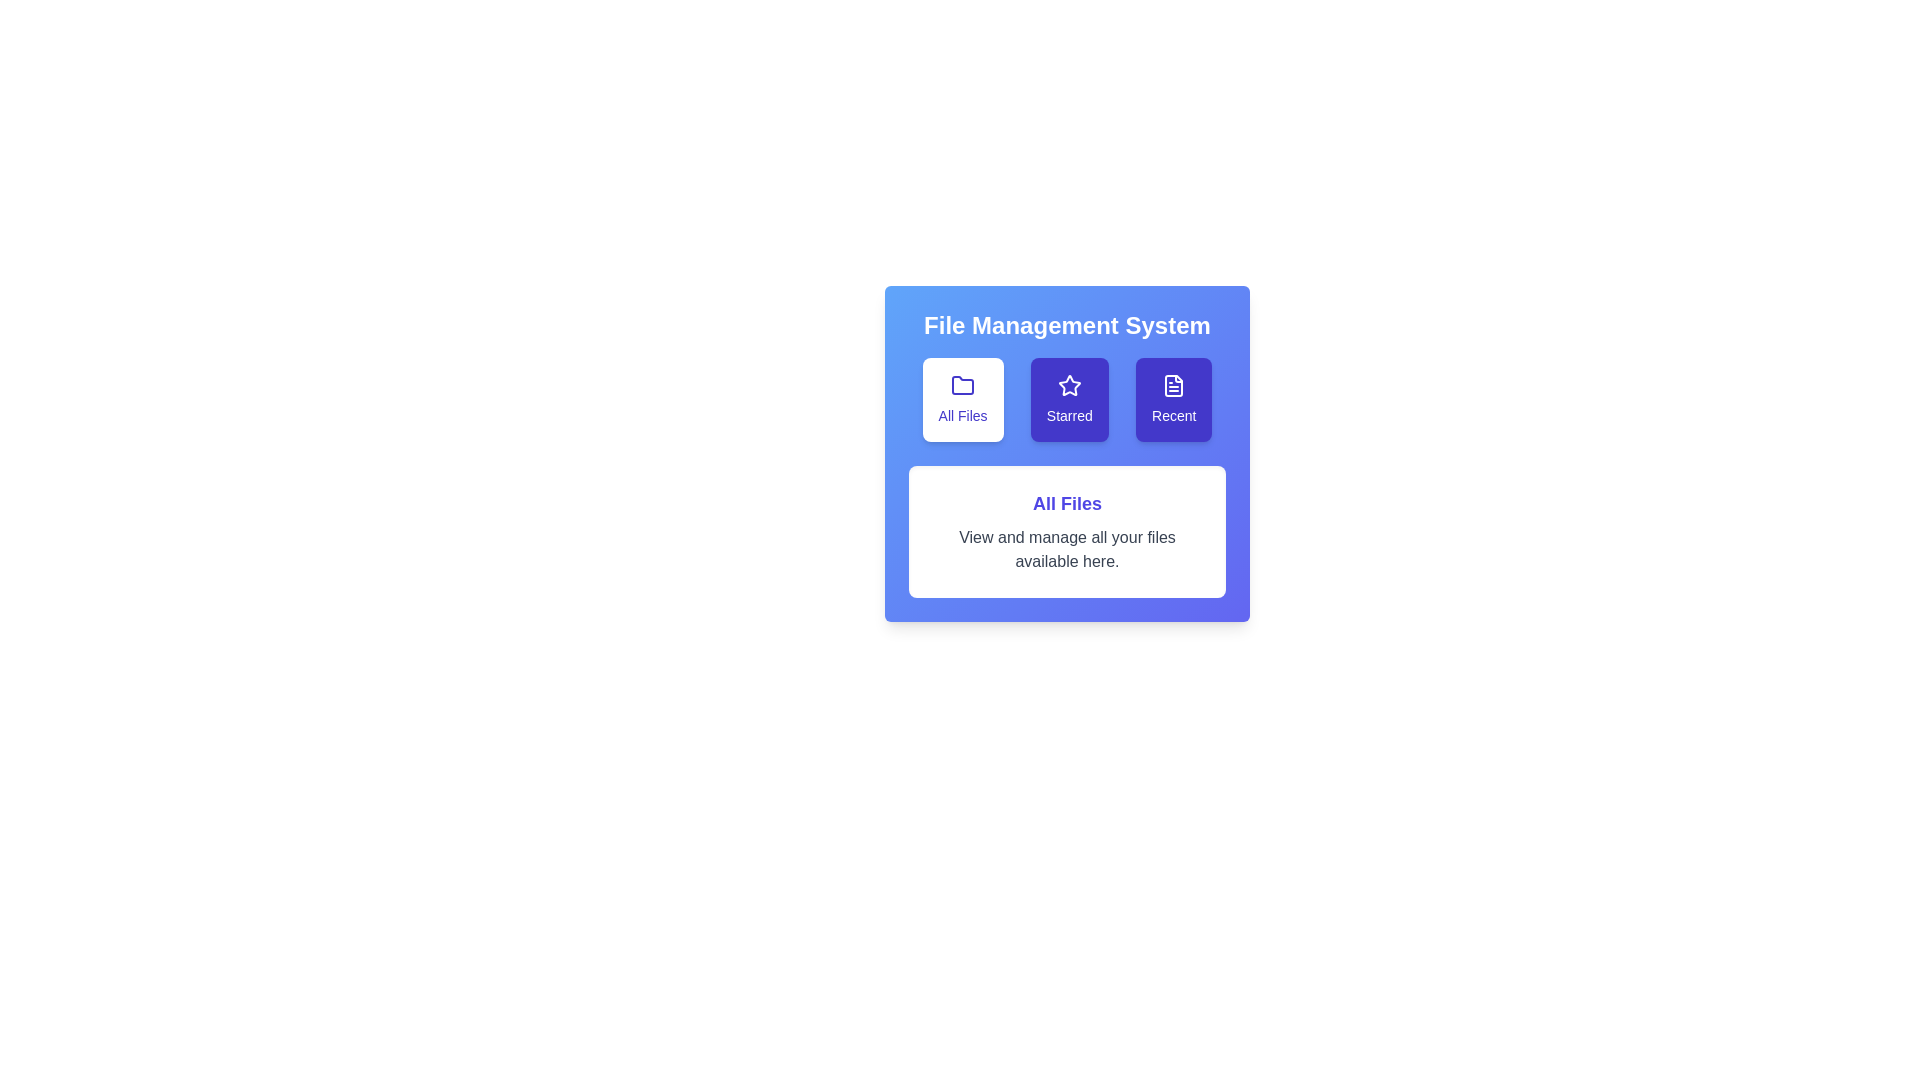  What do you see at coordinates (1174, 400) in the screenshot?
I see `the Recent tab to observe its hover effect` at bounding box center [1174, 400].